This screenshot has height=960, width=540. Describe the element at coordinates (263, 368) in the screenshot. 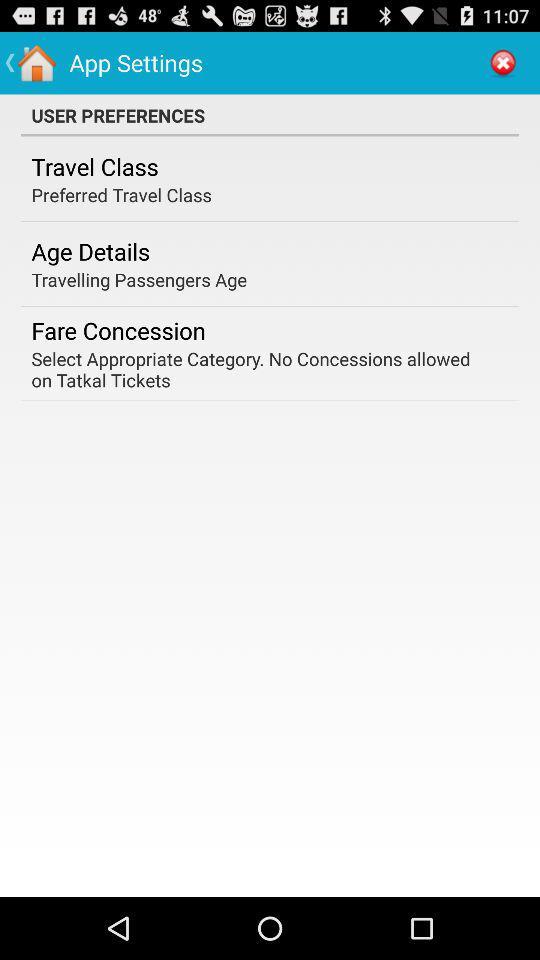

I see `select appropriate category` at that location.